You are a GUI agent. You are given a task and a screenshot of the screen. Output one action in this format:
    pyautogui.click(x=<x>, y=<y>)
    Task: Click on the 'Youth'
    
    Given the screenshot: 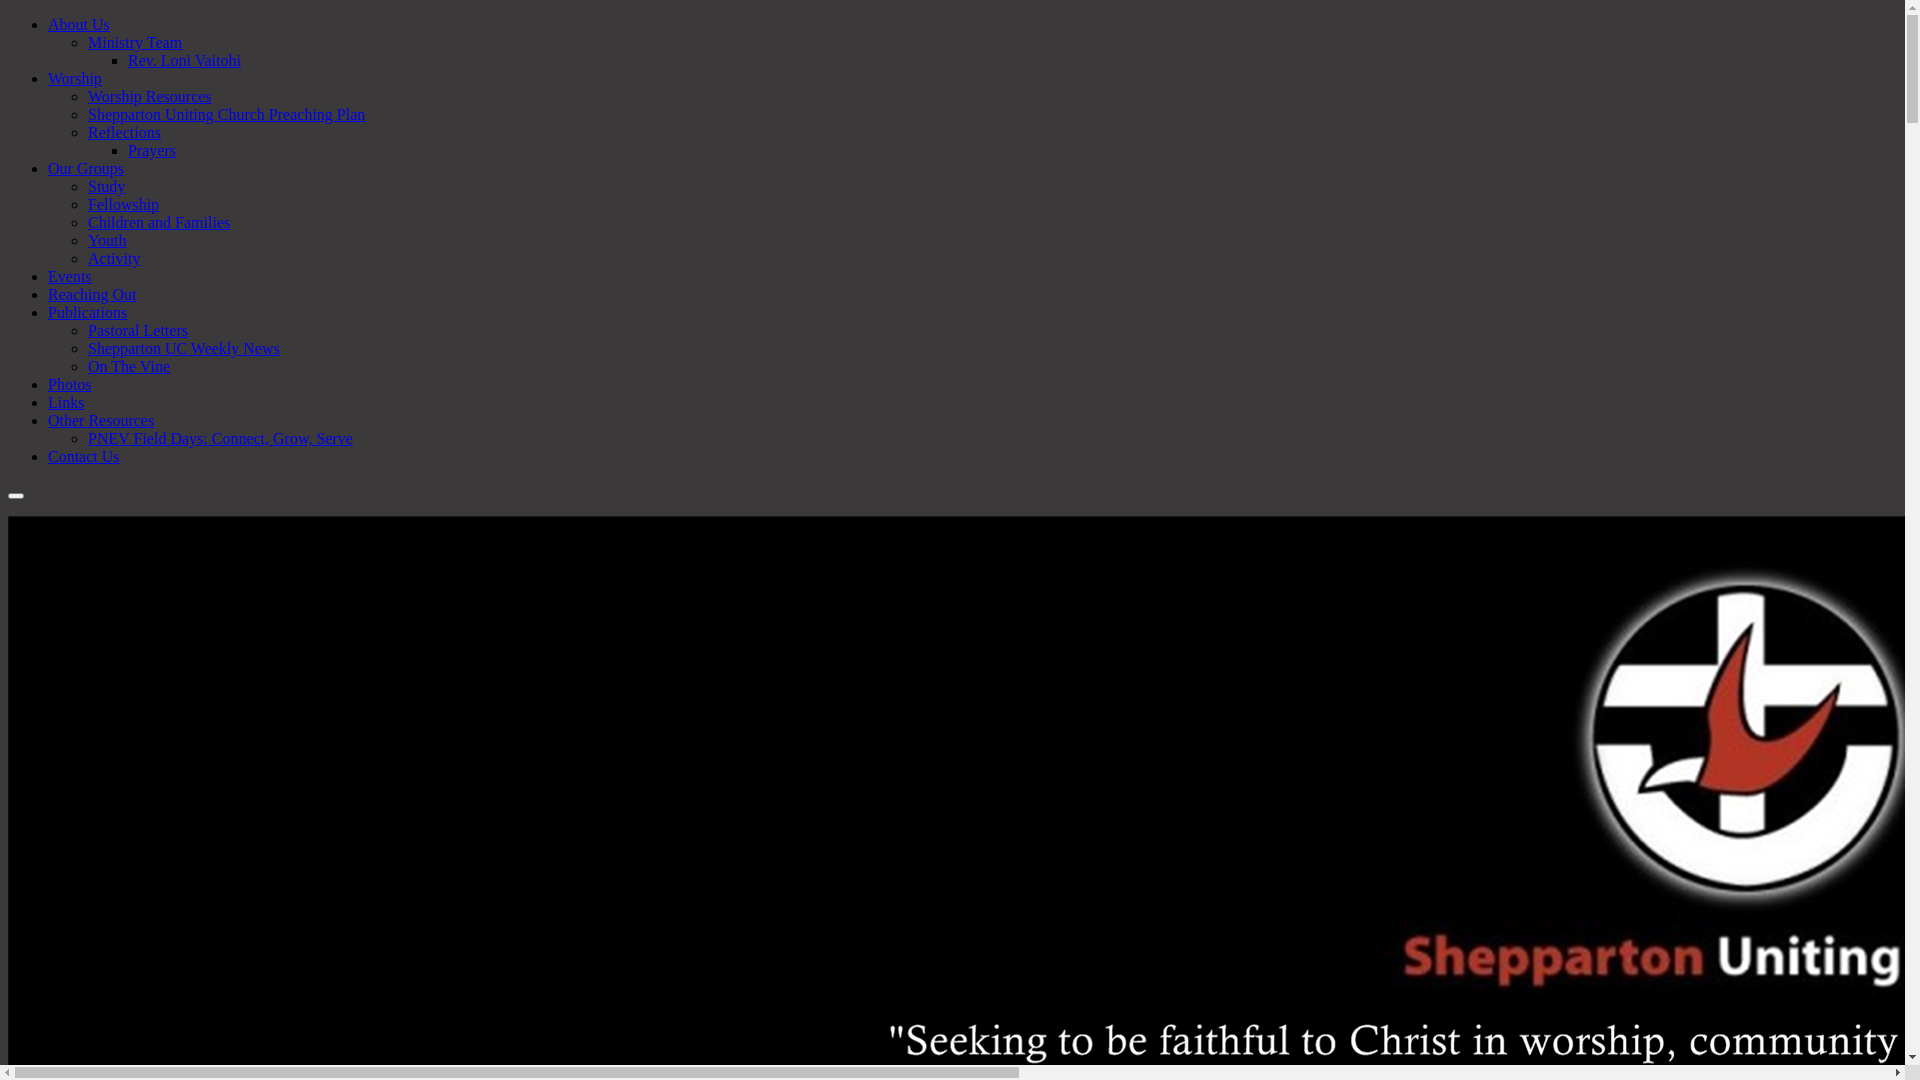 What is the action you would take?
    pyautogui.click(x=105, y=239)
    